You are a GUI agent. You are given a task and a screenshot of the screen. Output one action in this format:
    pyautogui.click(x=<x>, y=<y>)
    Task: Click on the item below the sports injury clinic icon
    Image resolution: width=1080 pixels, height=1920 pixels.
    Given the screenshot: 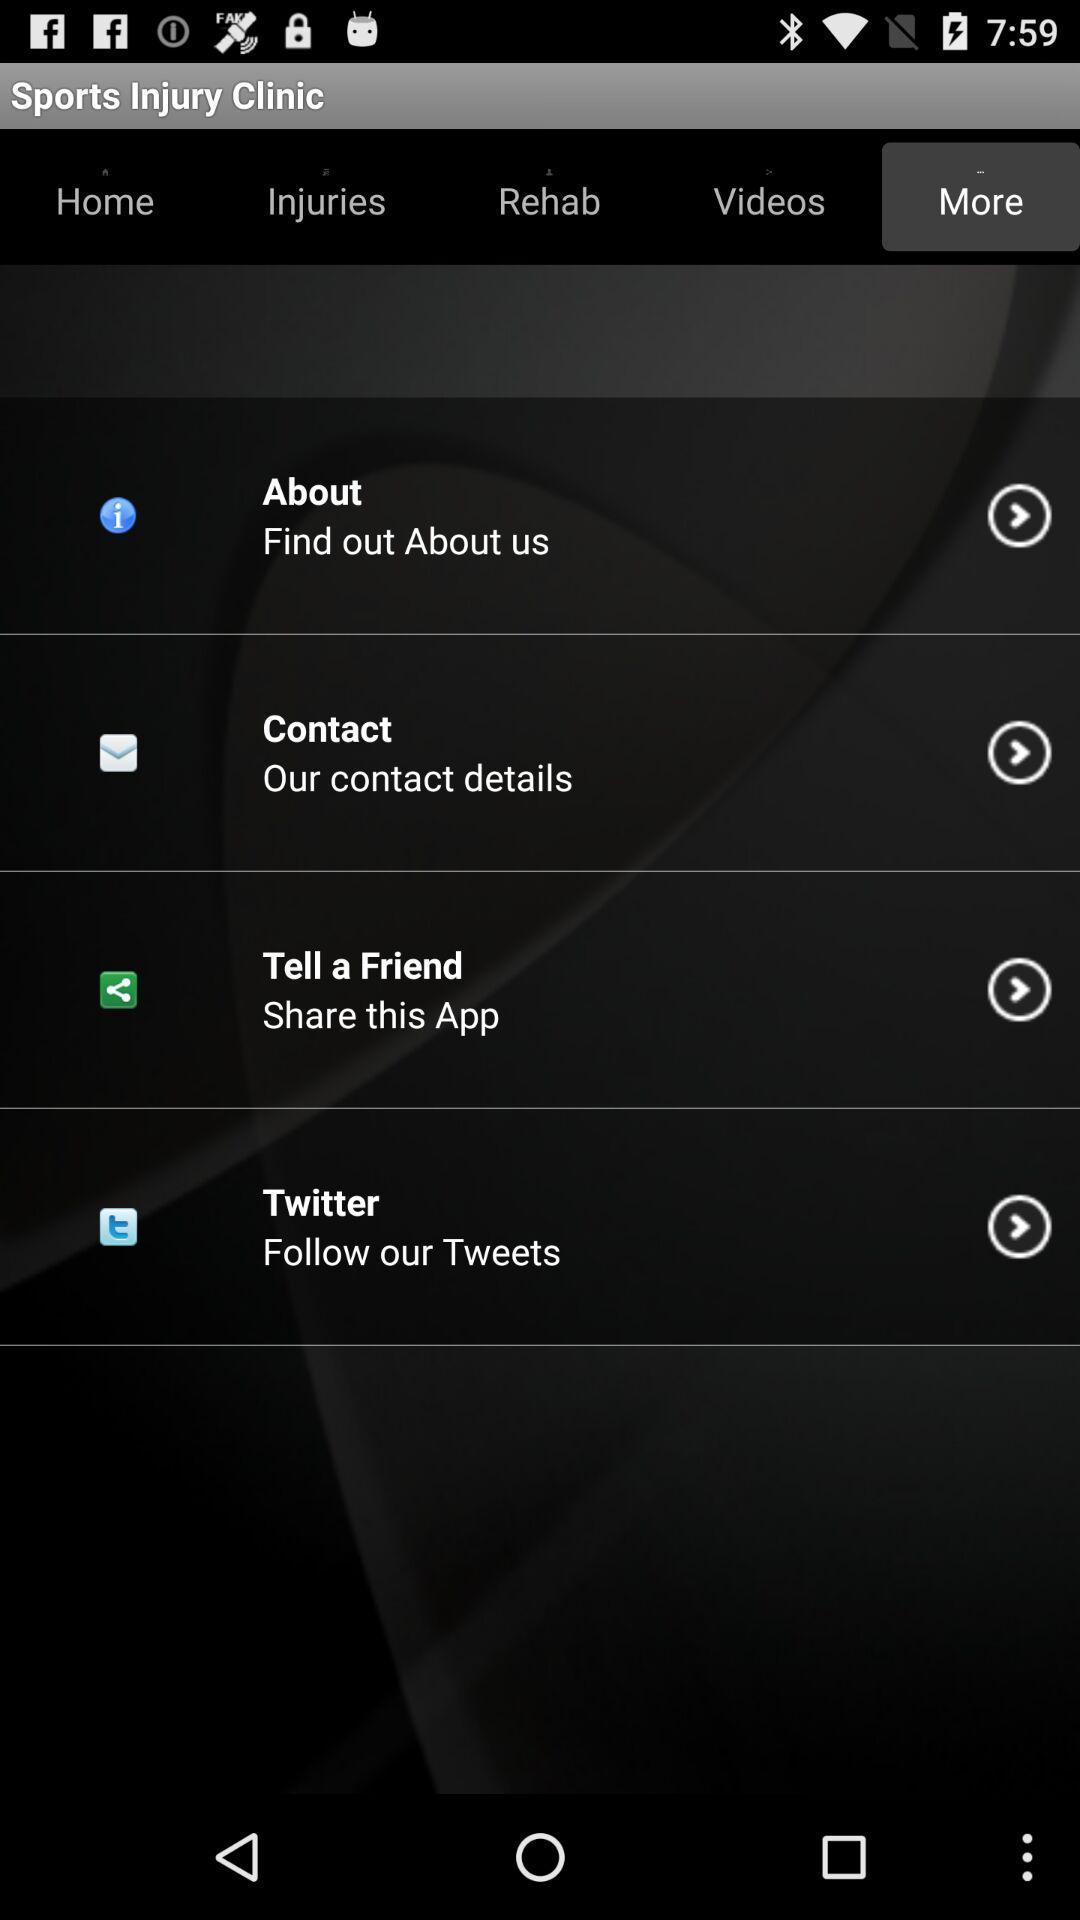 What is the action you would take?
    pyautogui.click(x=549, y=196)
    